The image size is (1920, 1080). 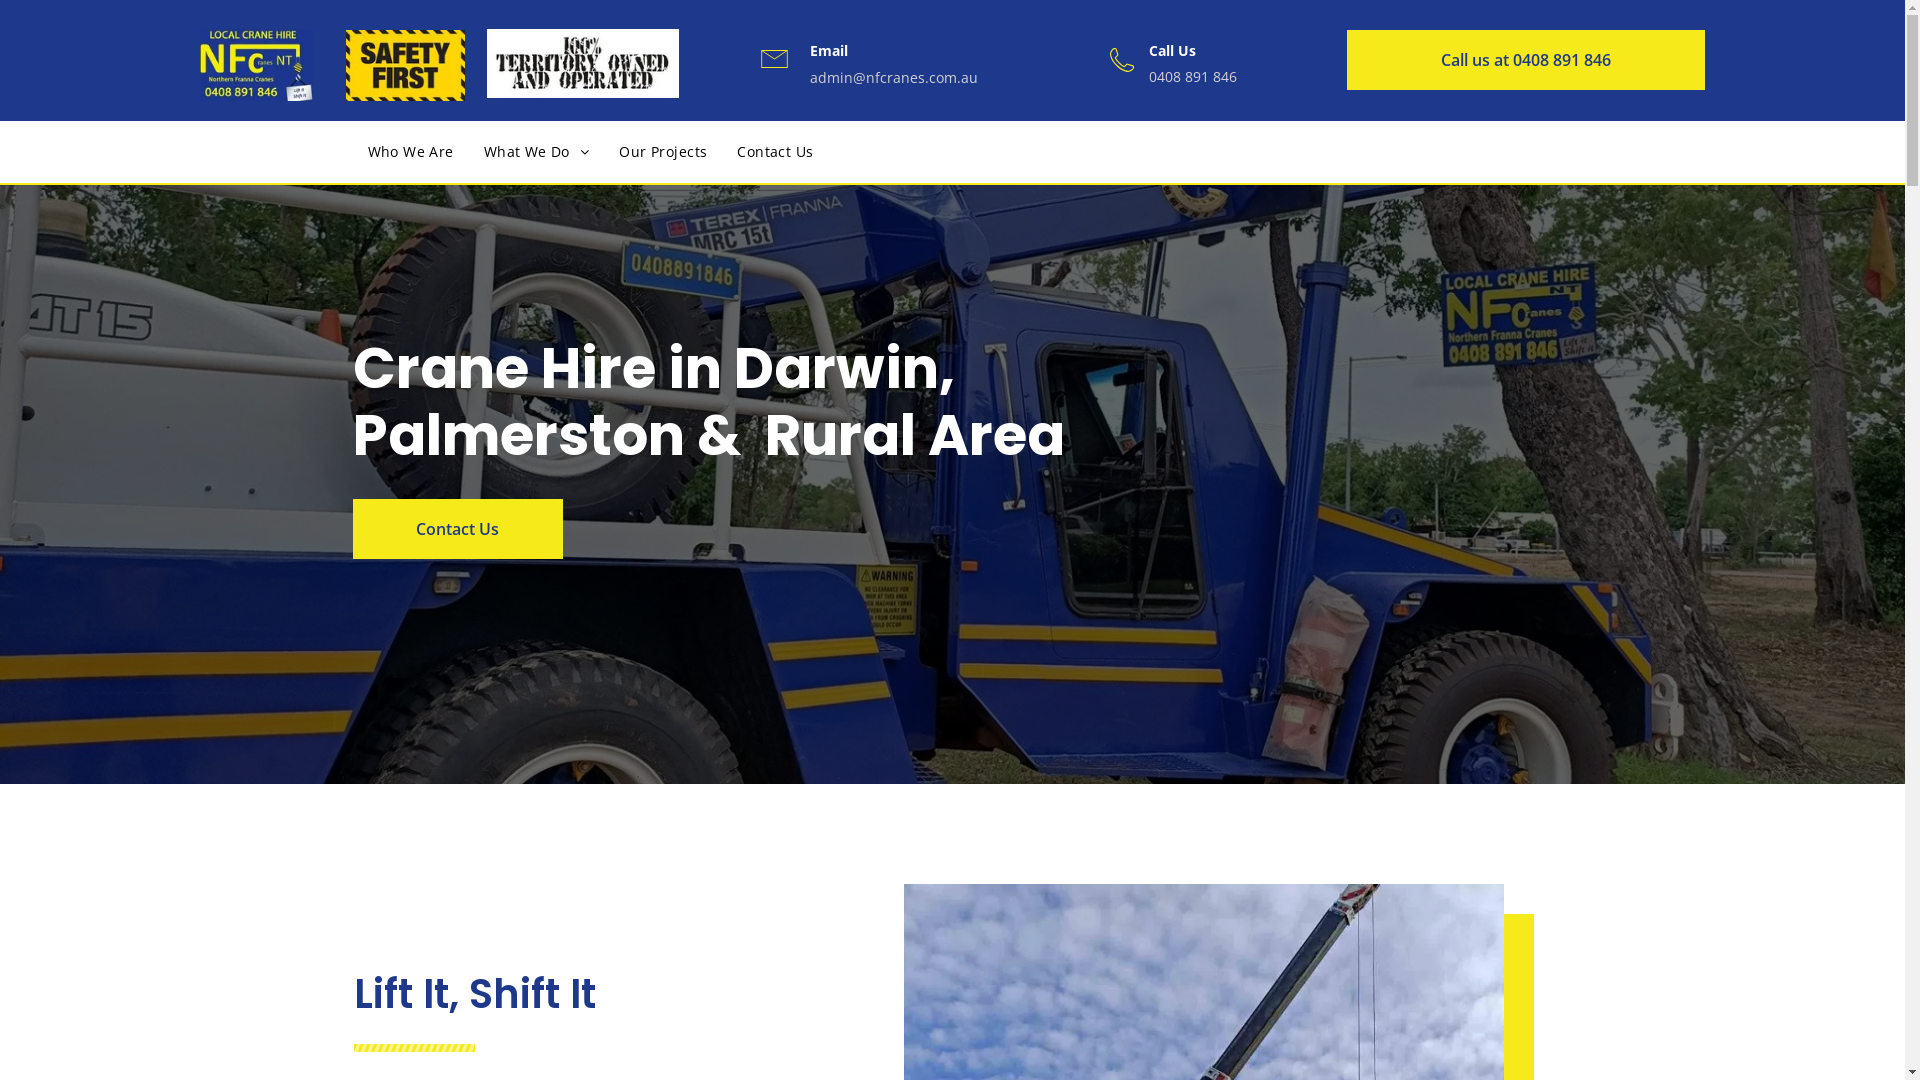 I want to click on 'Who We Are', so click(x=408, y=150).